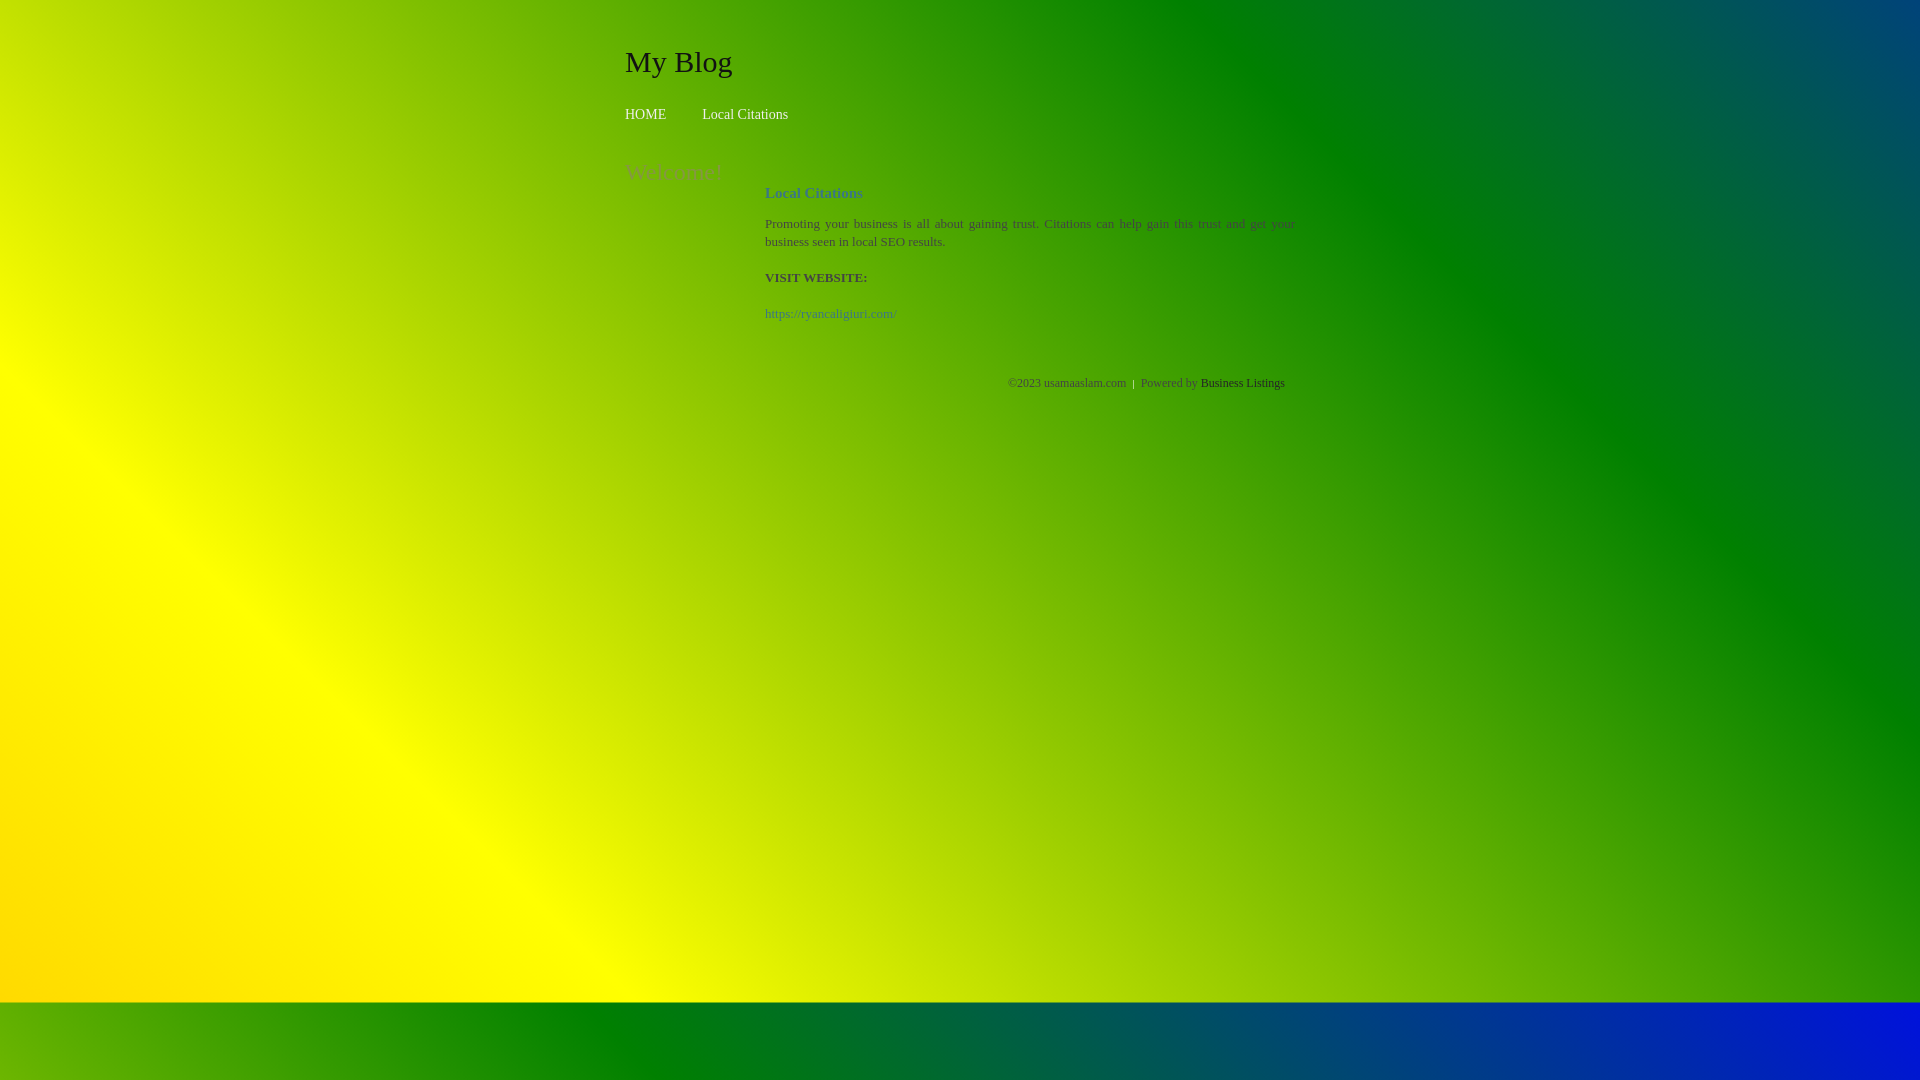 This screenshot has height=1080, width=1920. What do you see at coordinates (645, 114) in the screenshot?
I see `'HOME'` at bounding box center [645, 114].